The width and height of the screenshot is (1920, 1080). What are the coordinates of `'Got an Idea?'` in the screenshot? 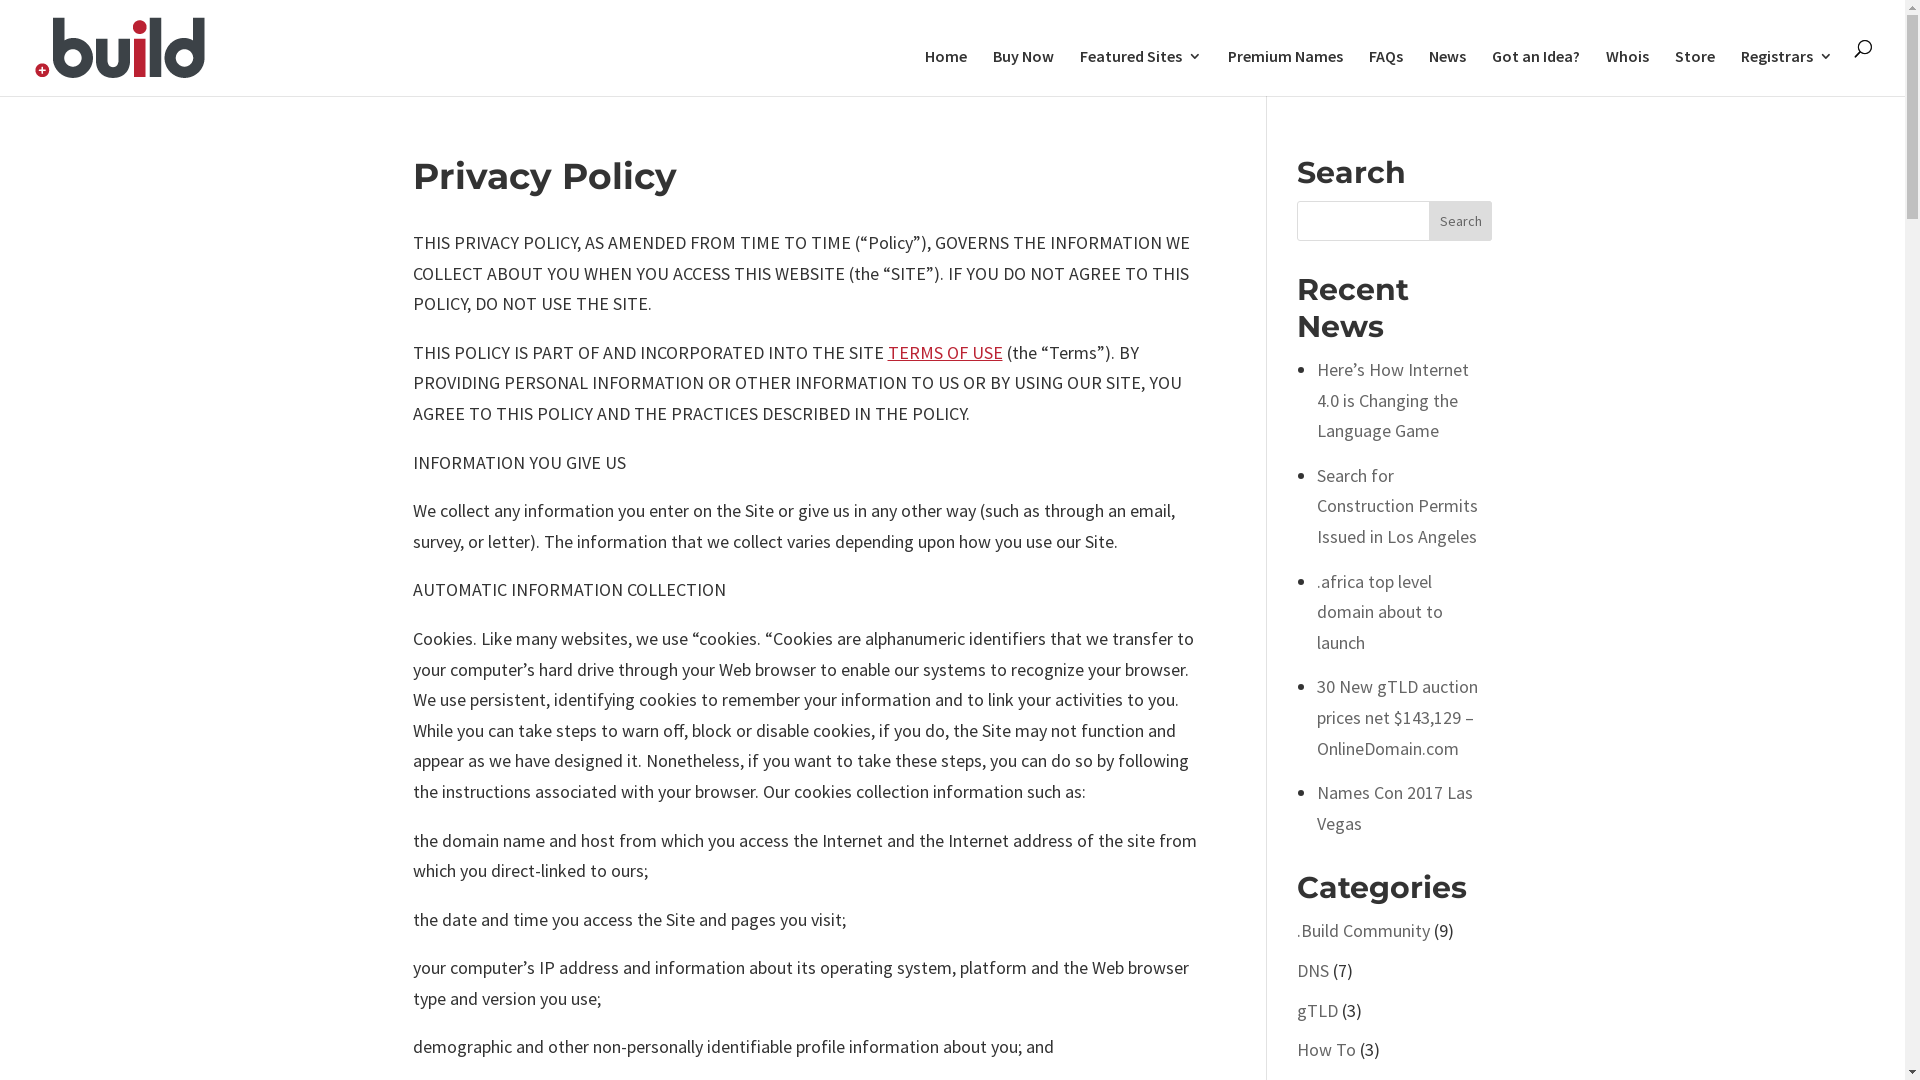 It's located at (1535, 71).